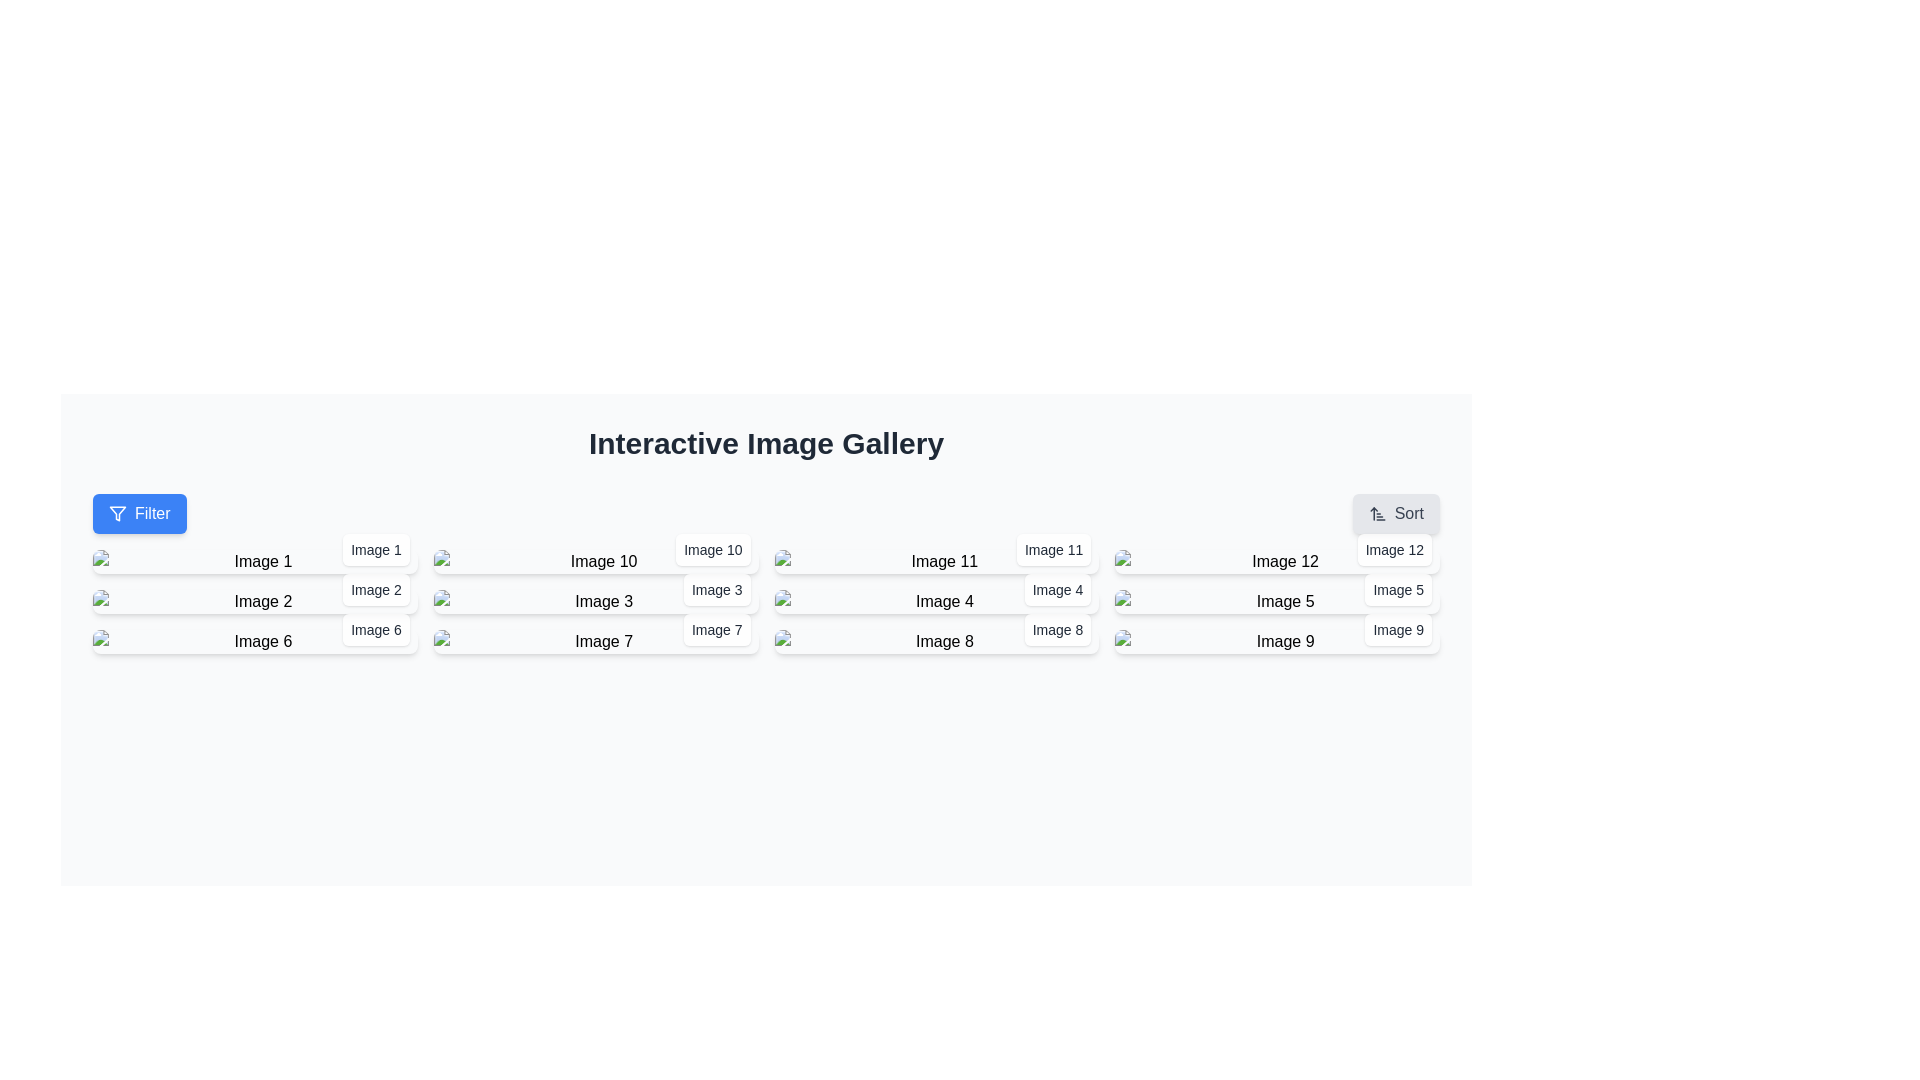 This screenshot has height=1080, width=1920. I want to click on the sorting icon located to the left of the 'Sort' label in the top-right corner of the page, so click(1376, 512).